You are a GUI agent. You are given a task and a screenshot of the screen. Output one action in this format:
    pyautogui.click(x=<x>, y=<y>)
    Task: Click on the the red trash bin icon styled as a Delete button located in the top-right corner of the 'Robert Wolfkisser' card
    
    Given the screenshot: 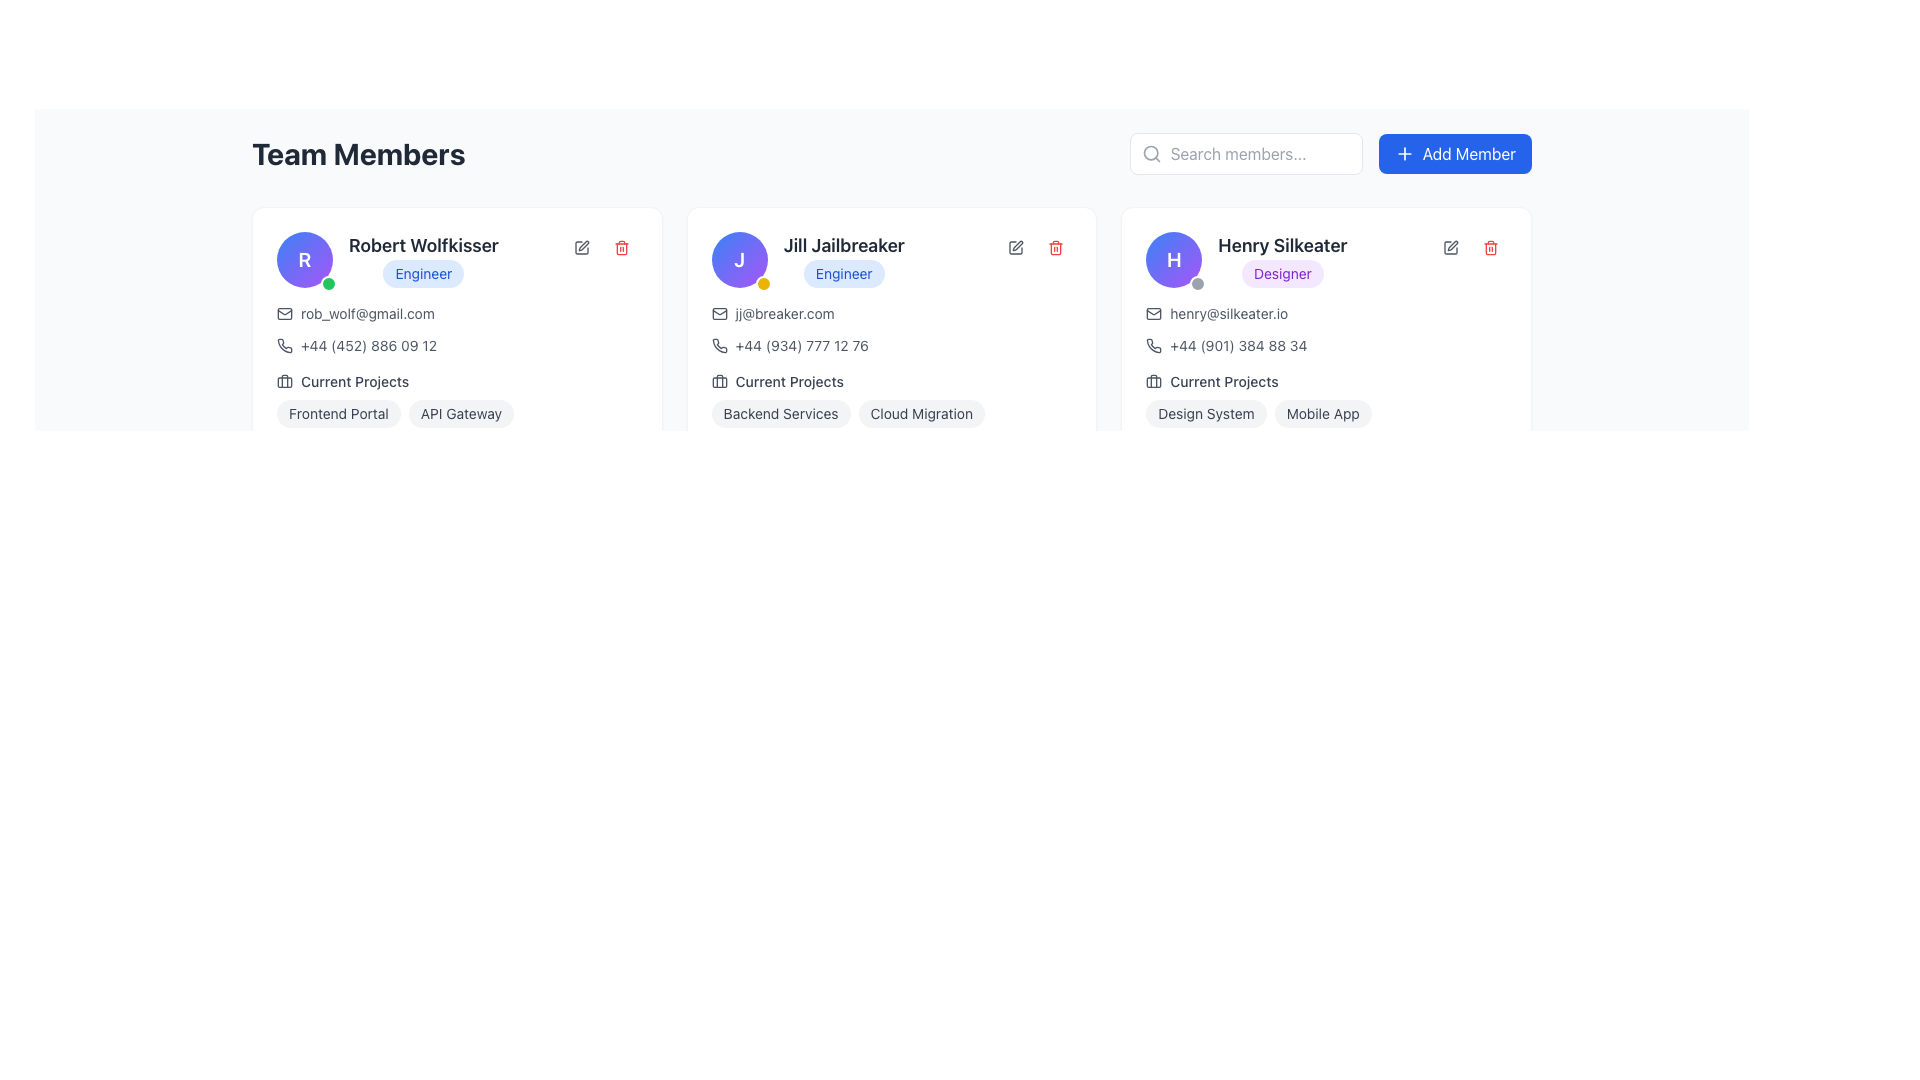 What is the action you would take?
    pyautogui.click(x=620, y=246)
    